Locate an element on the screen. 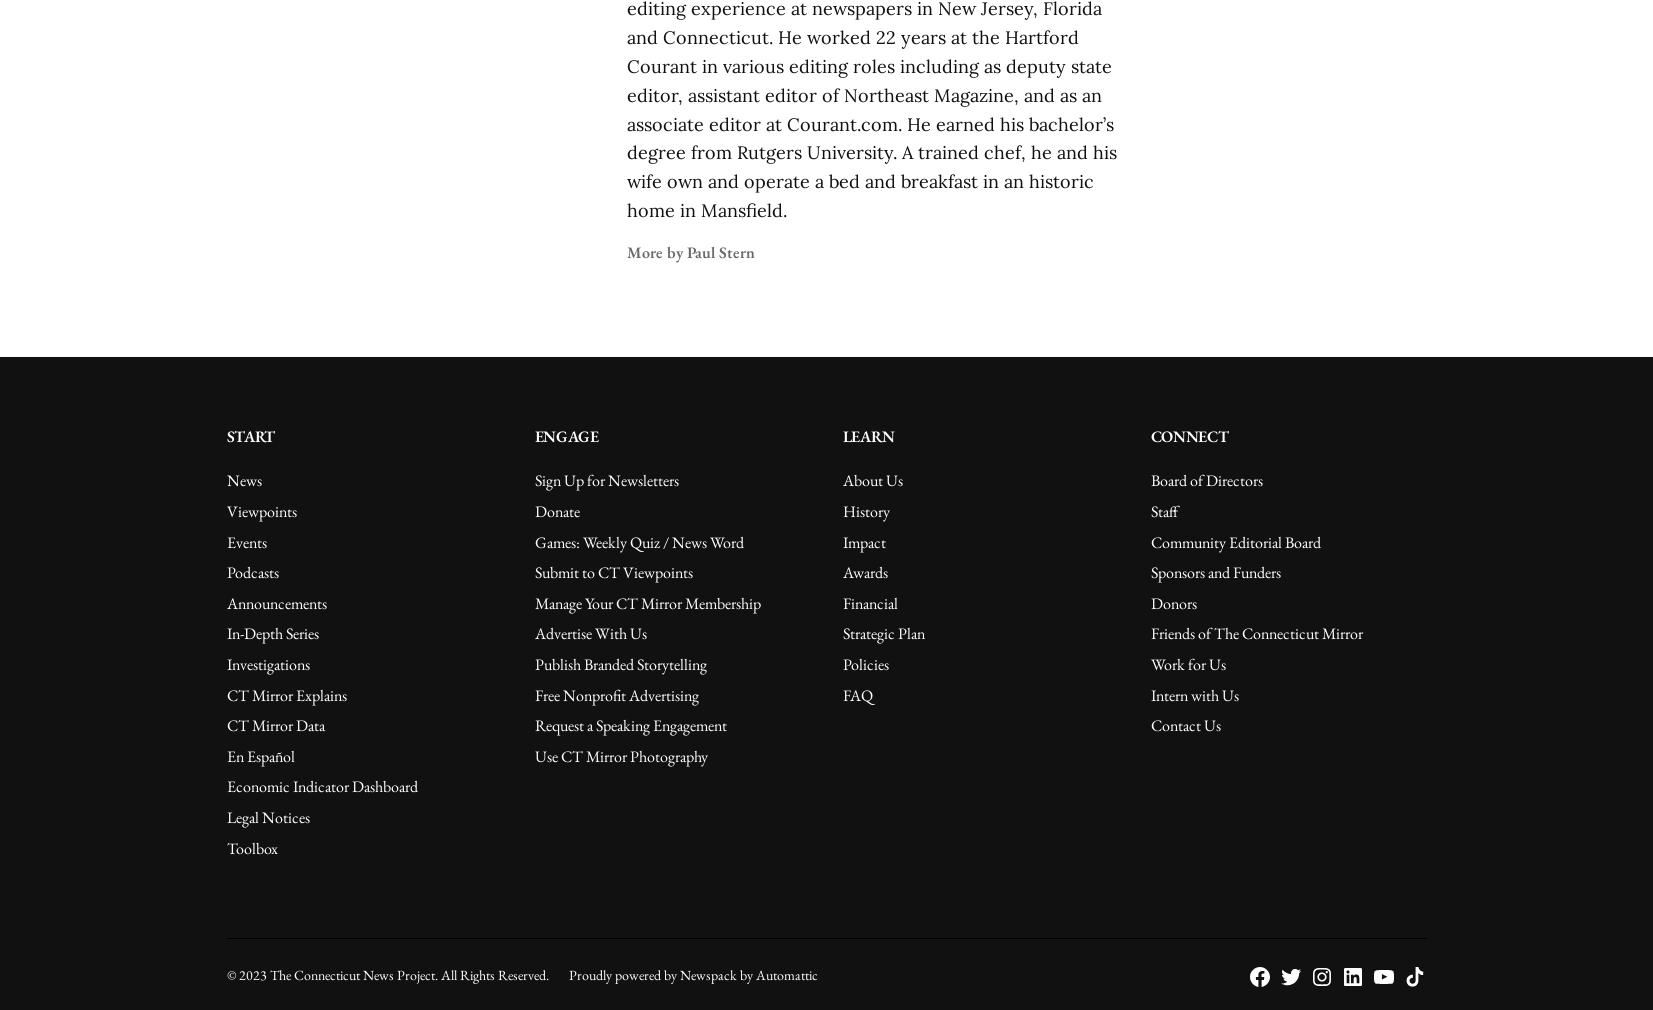  'Start' is located at coordinates (248, 435).